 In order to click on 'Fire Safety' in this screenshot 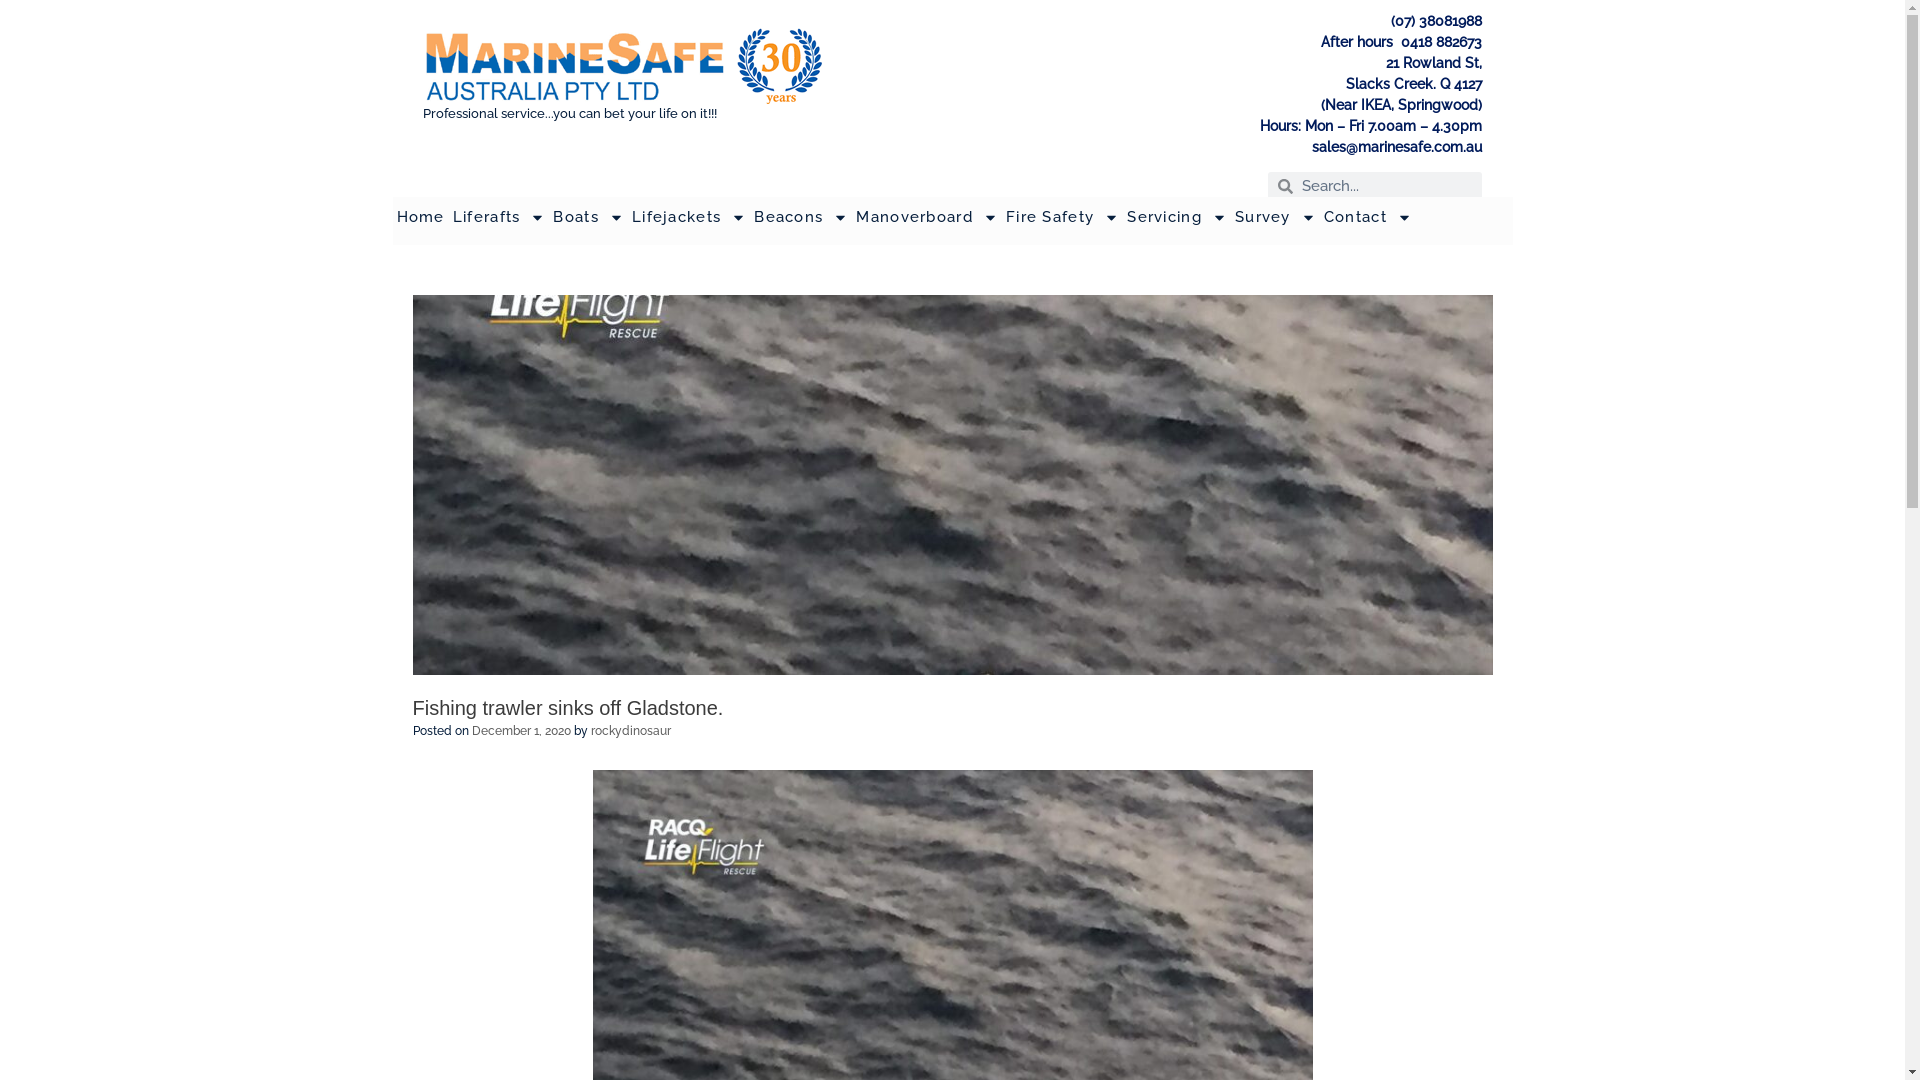, I will do `click(1061, 217)`.